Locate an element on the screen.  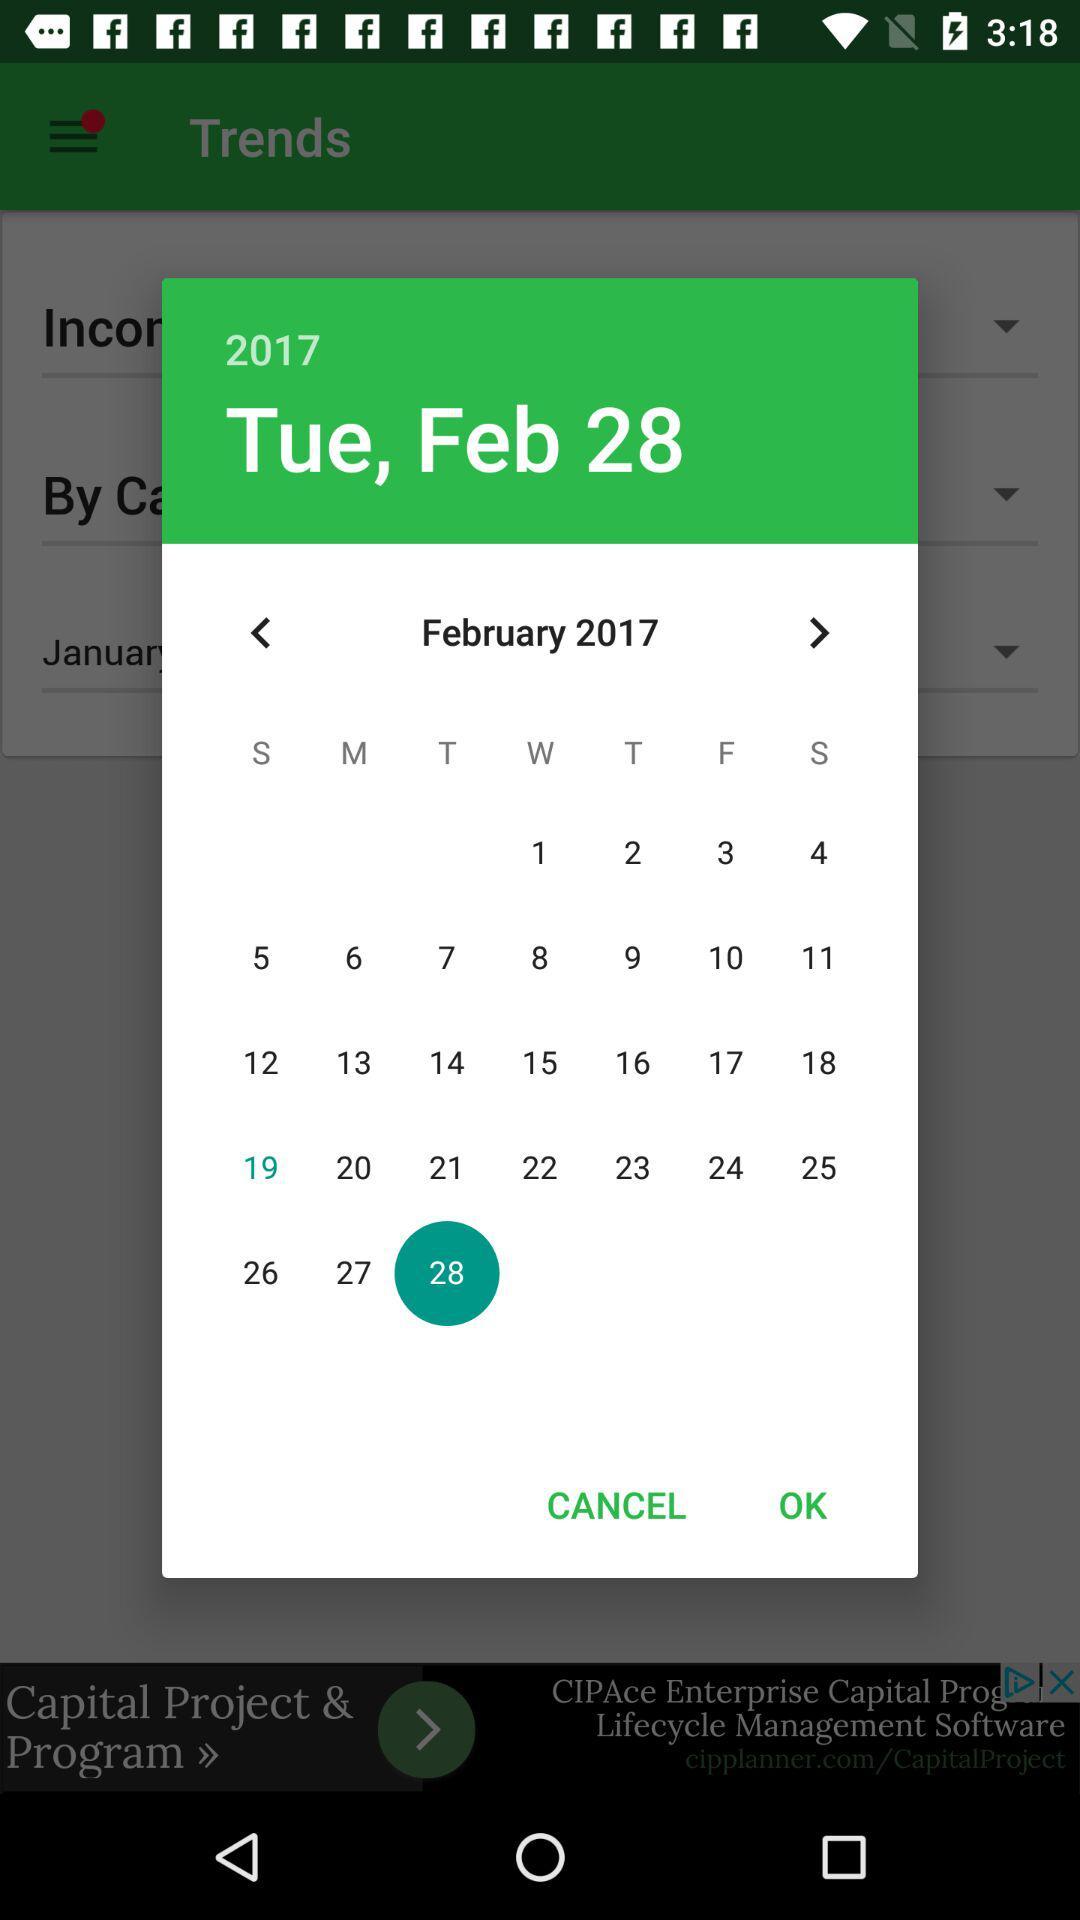
the icon to the right of the cancel is located at coordinates (801, 1504).